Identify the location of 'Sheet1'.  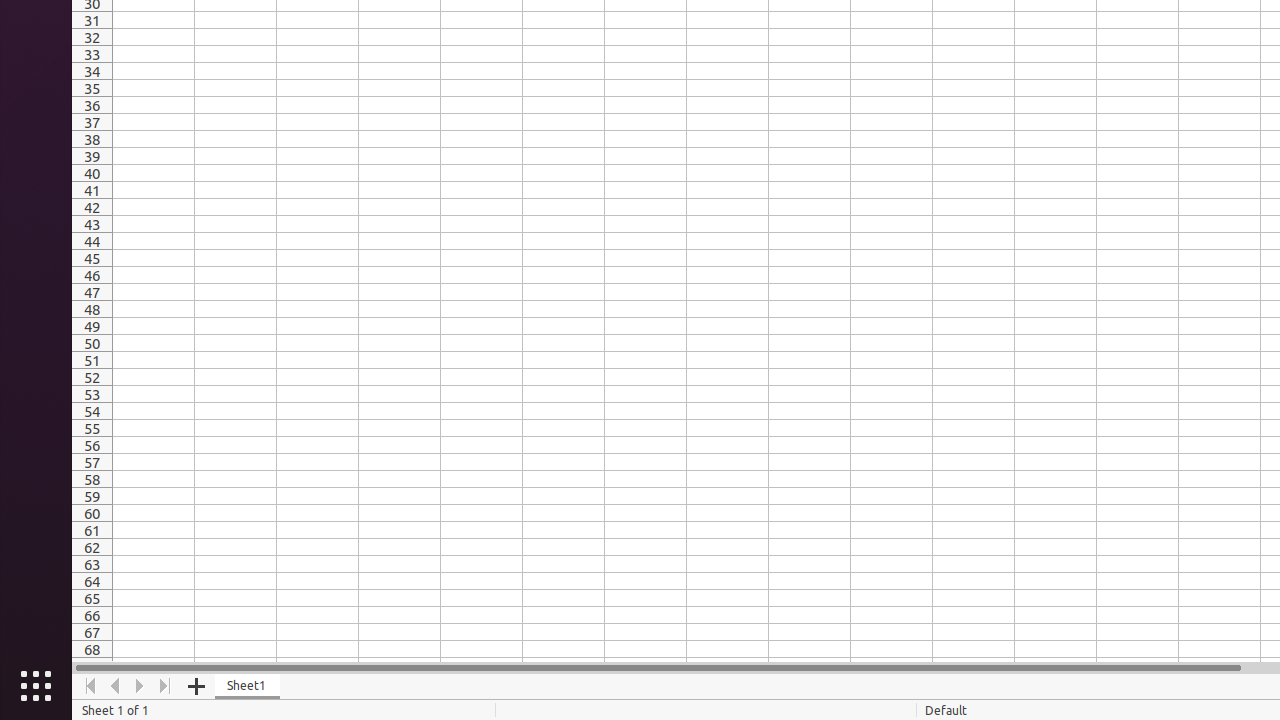
(246, 685).